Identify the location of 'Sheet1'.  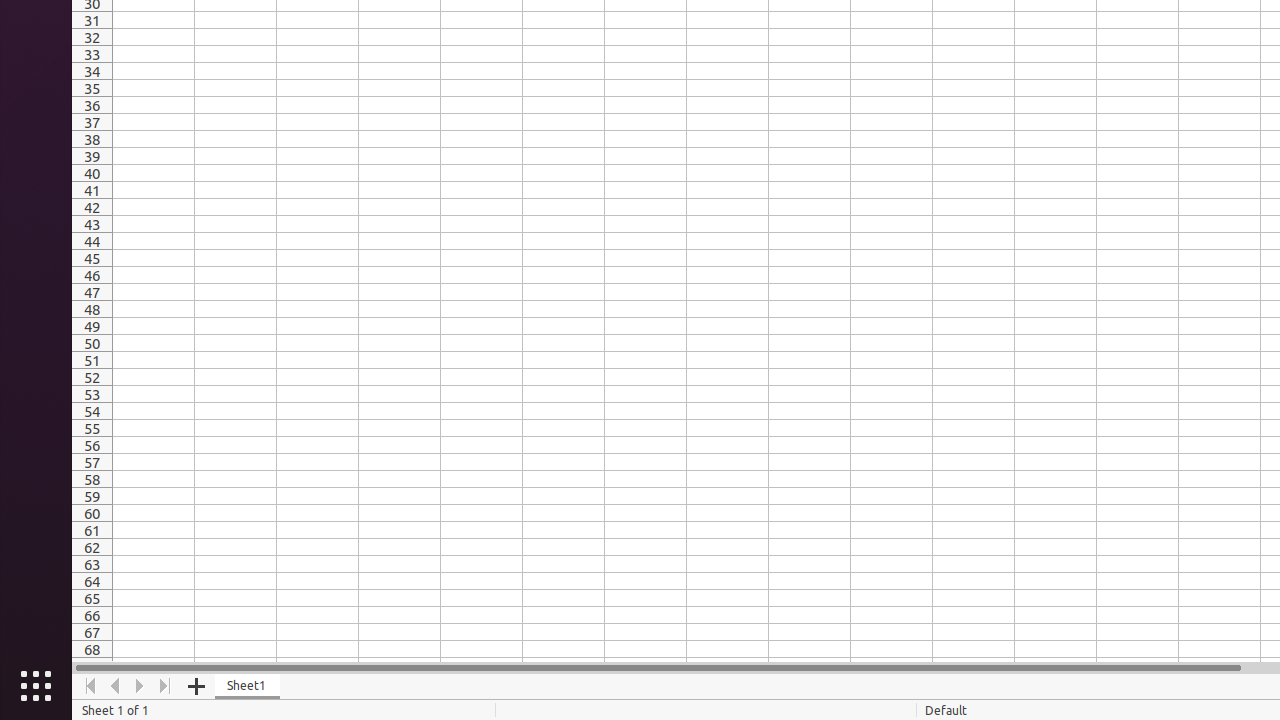
(246, 685).